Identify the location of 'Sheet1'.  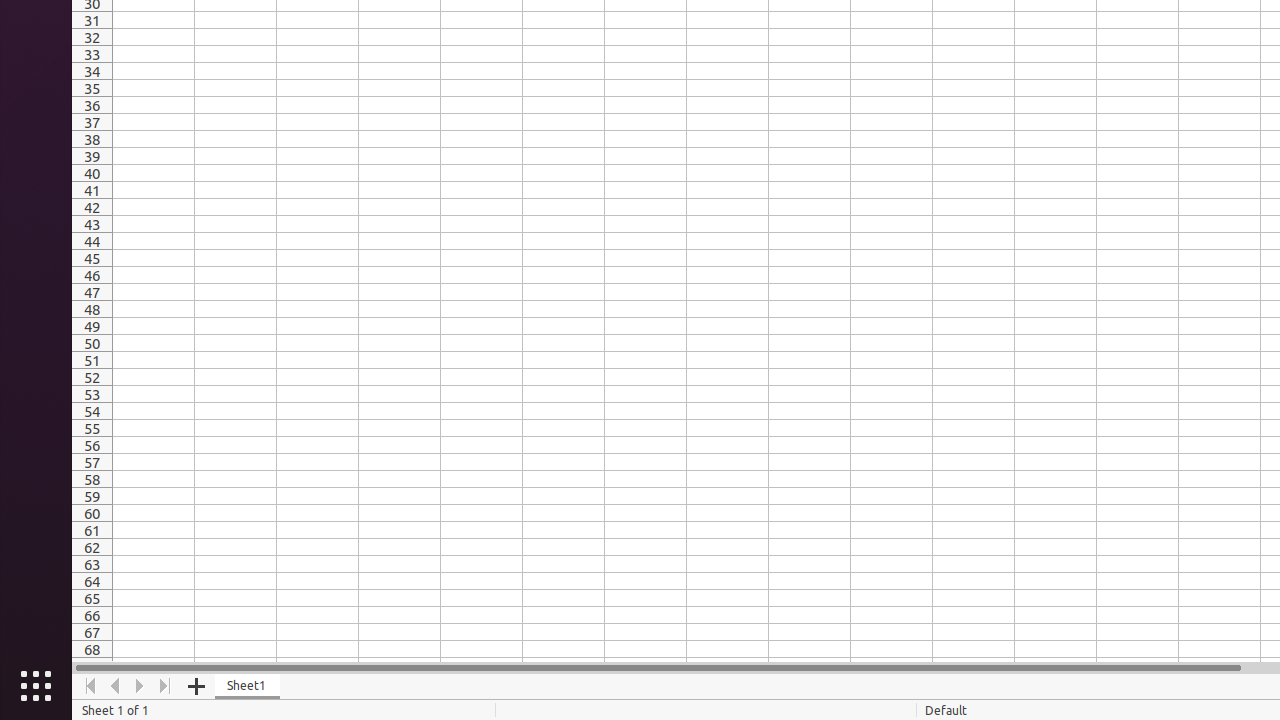
(246, 685).